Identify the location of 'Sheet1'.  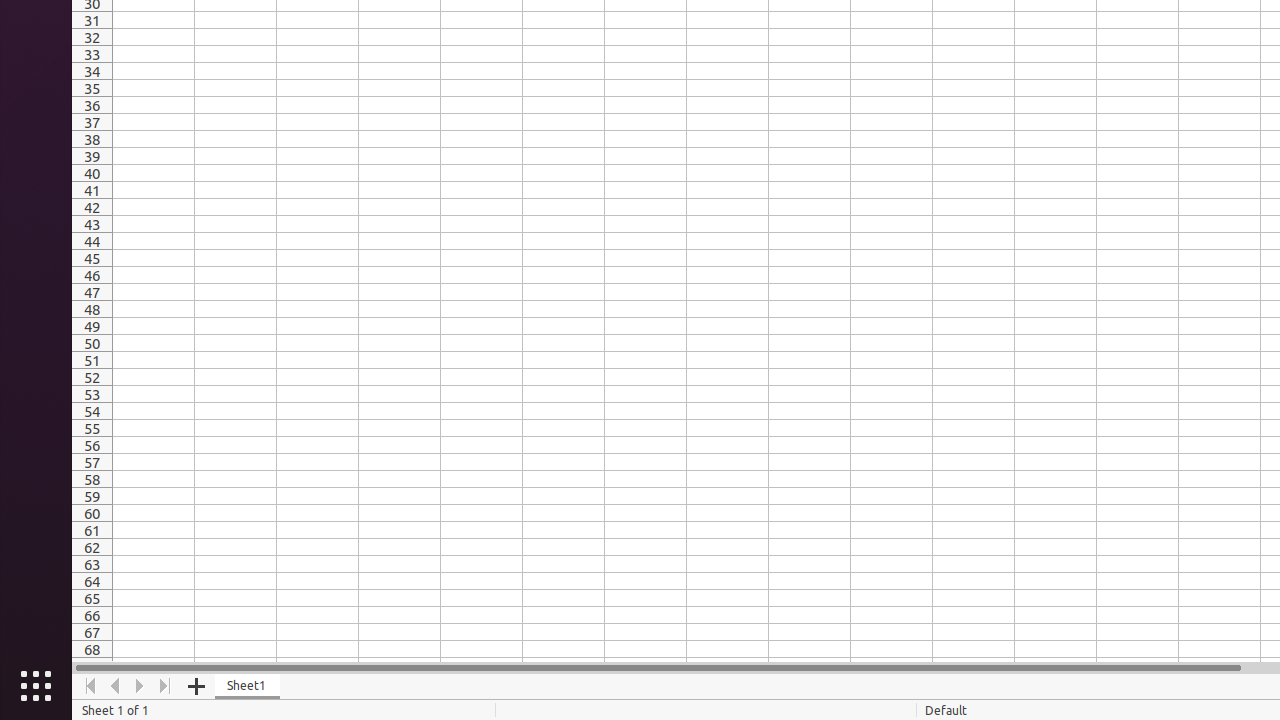
(246, 685).